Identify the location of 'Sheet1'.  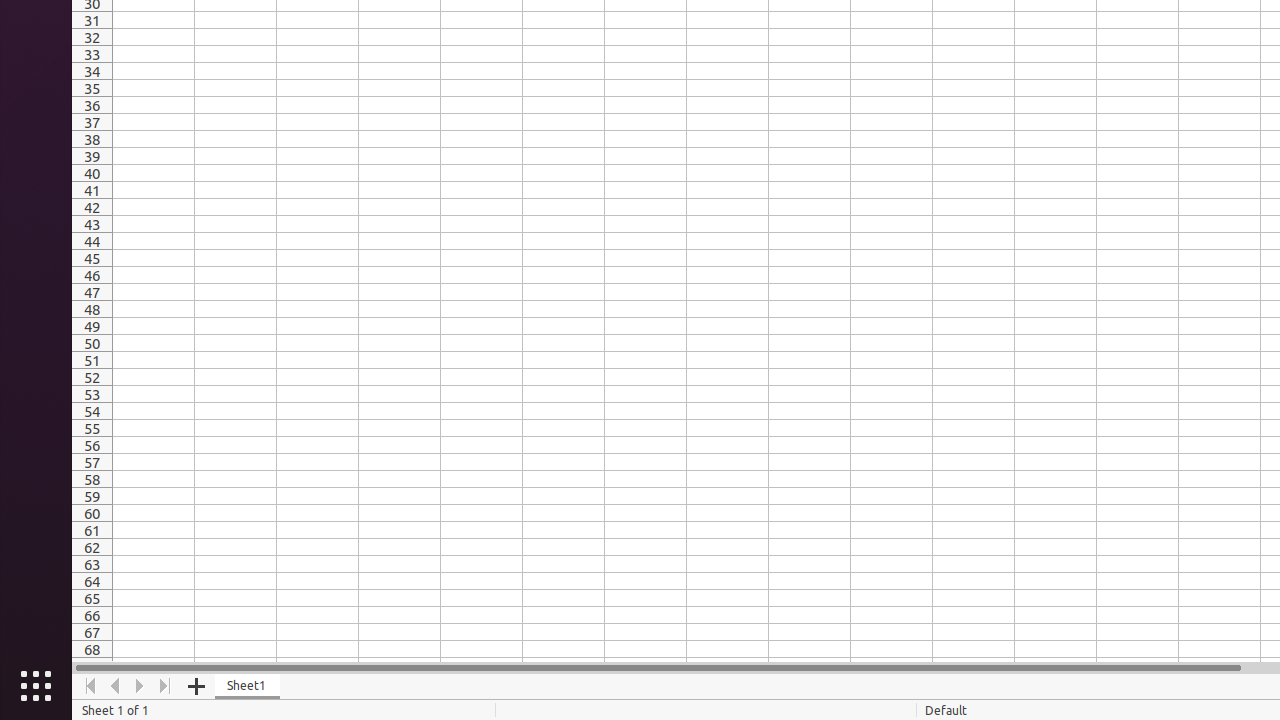
(246, 685).